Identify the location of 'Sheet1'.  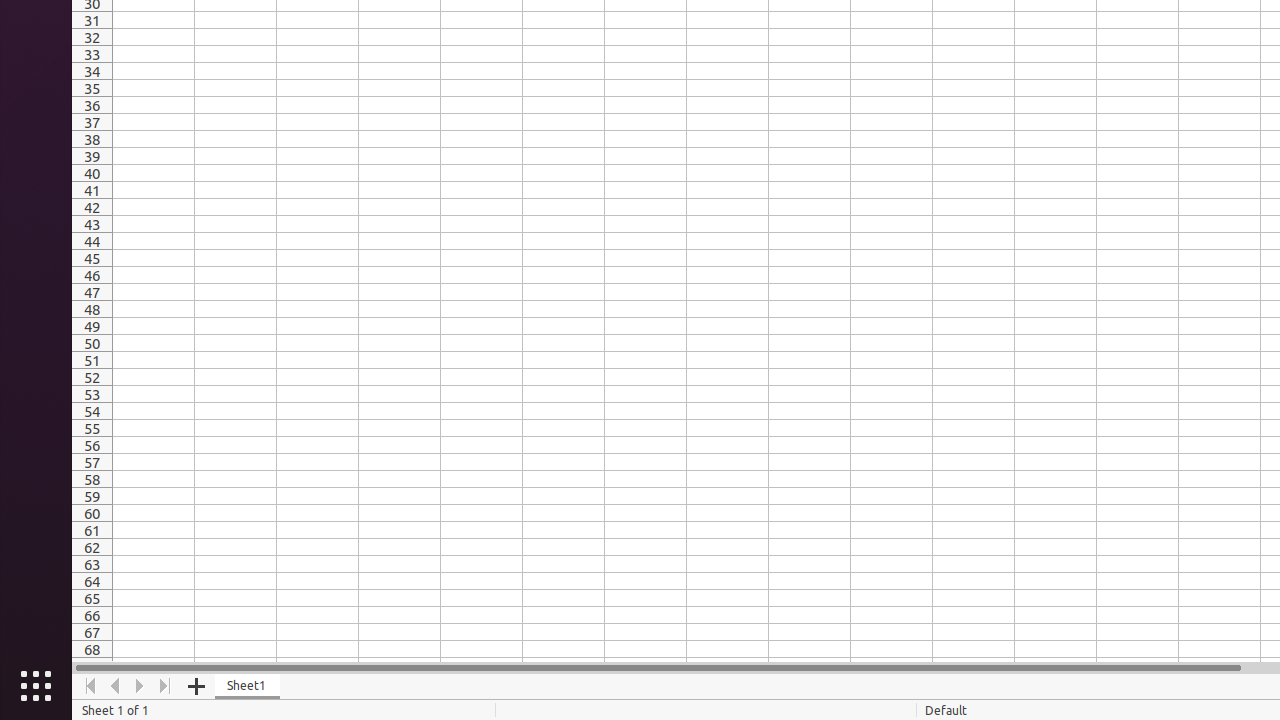
(246, 685).